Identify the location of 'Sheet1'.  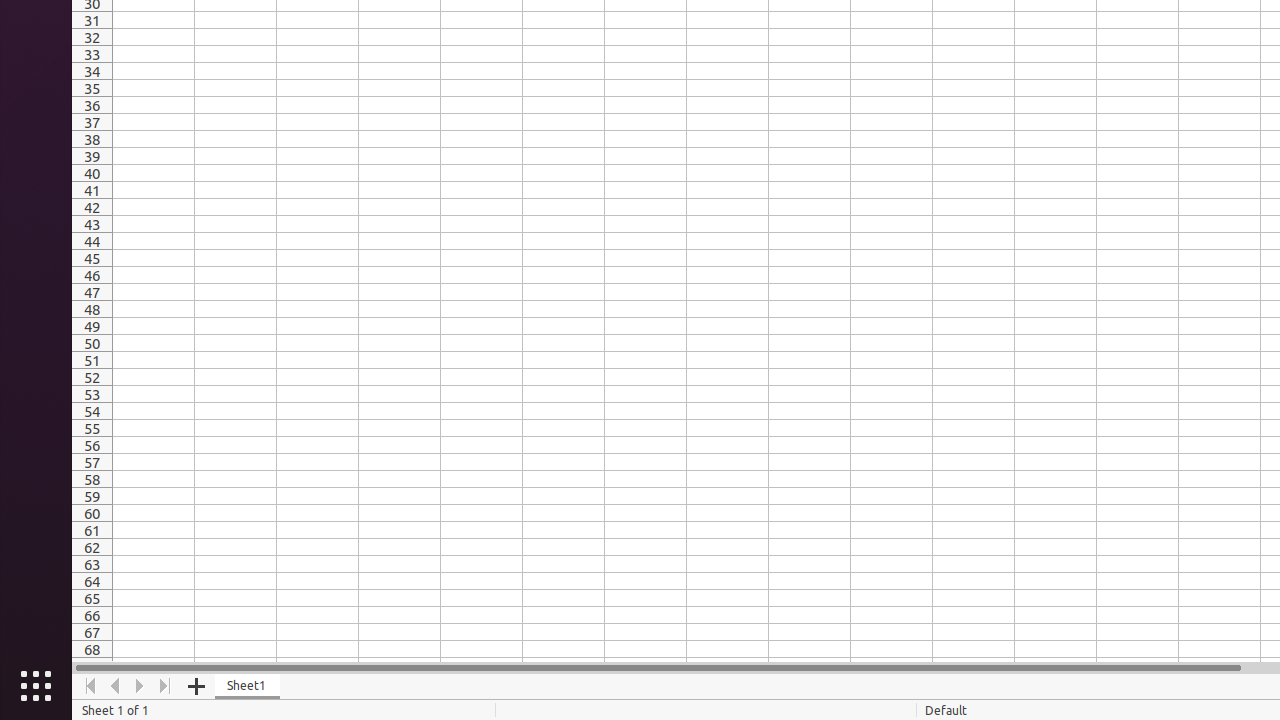
(246, 685).